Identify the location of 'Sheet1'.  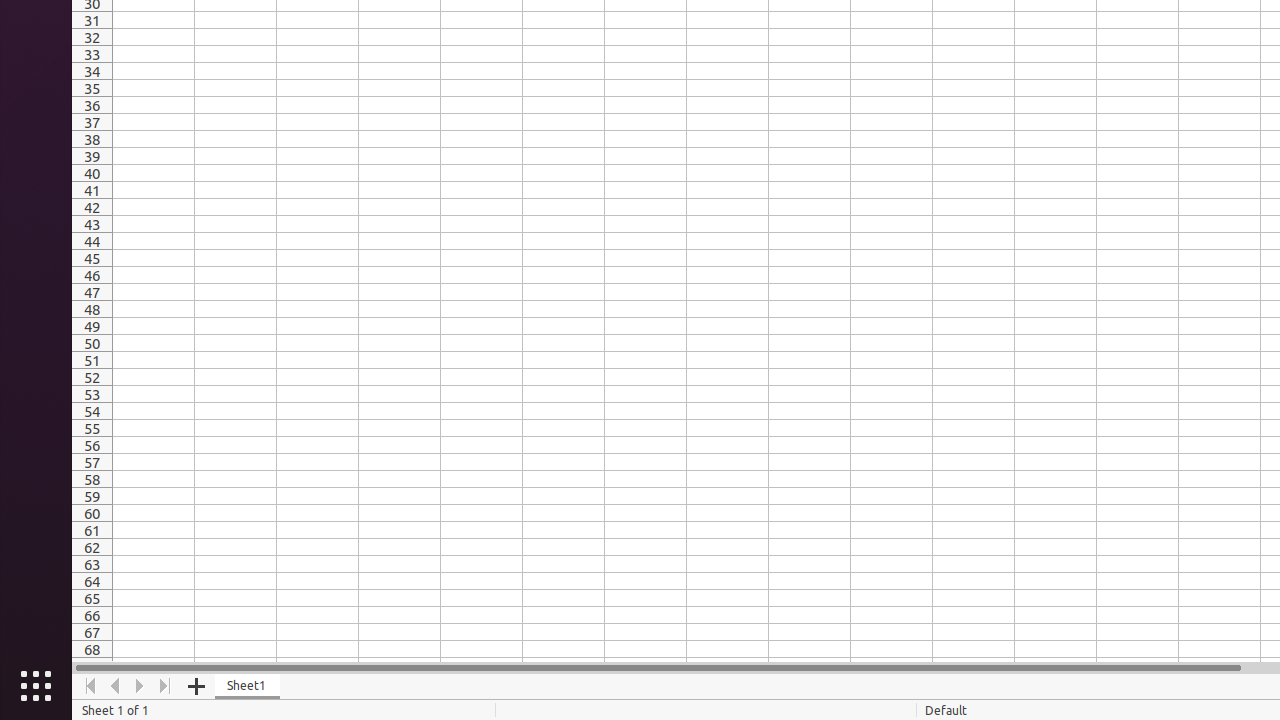
(246, 685).